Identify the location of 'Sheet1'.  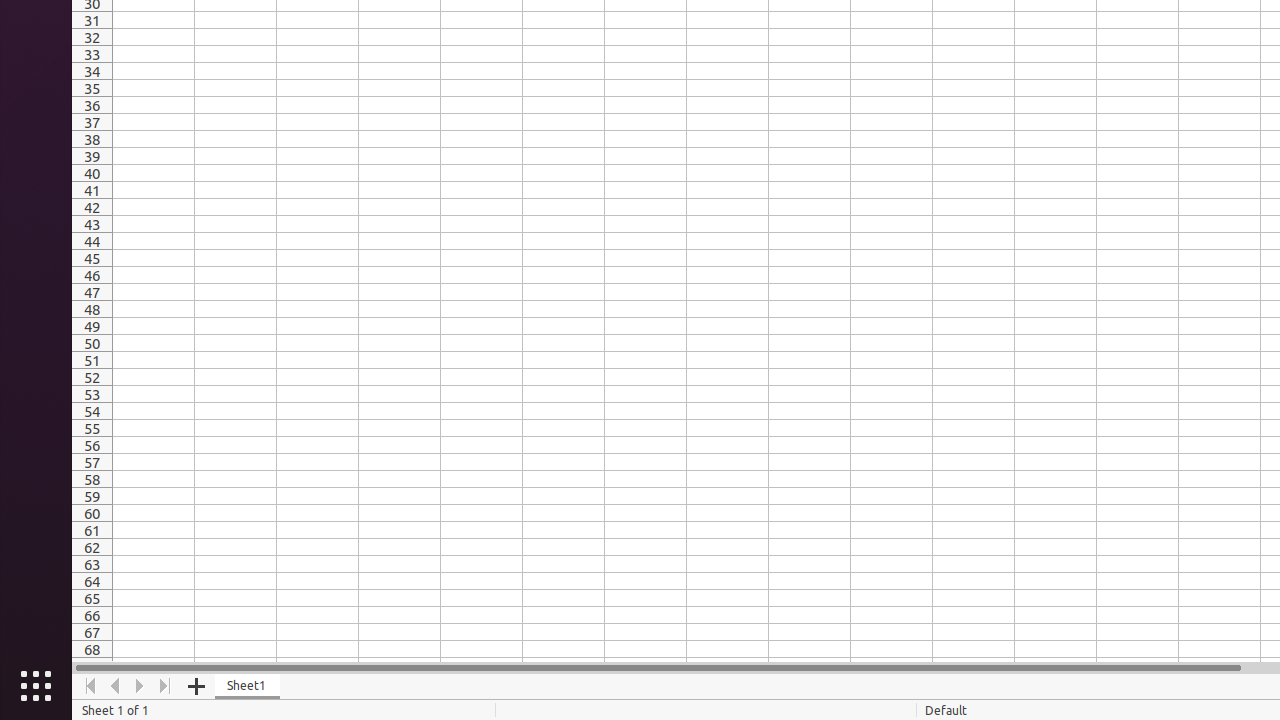
(246, 685).